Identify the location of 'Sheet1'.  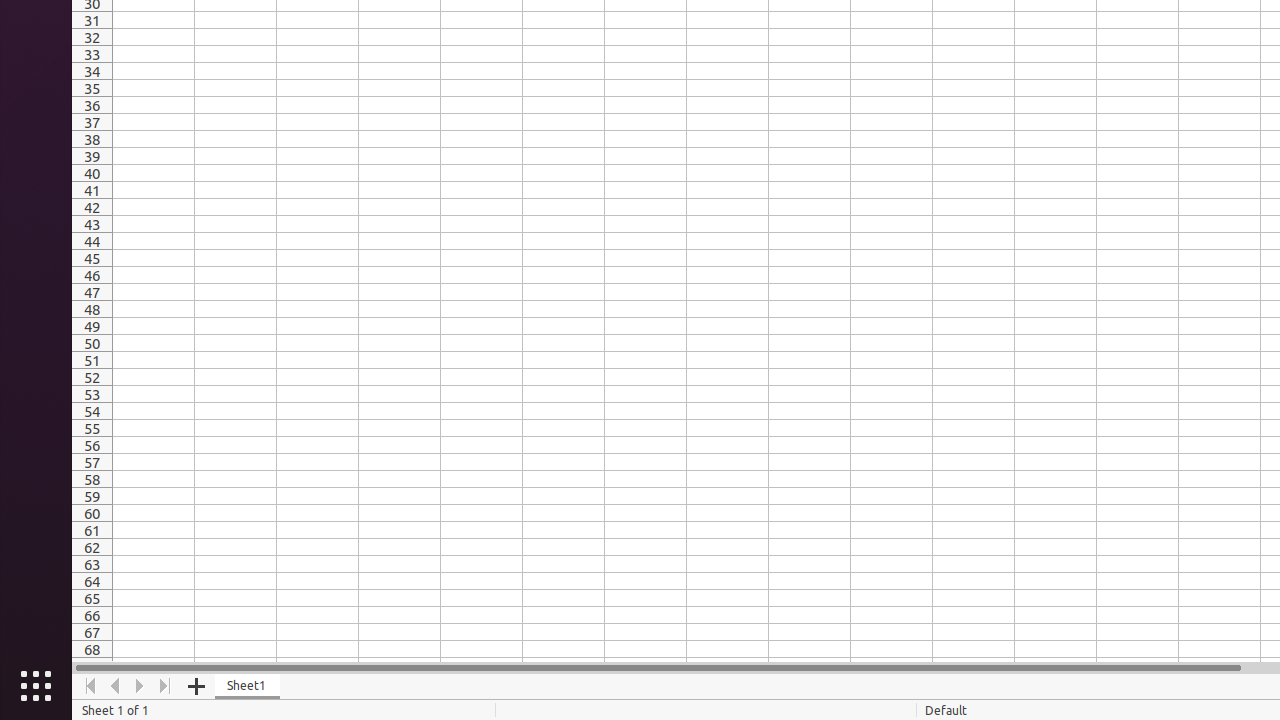
(246, 685).